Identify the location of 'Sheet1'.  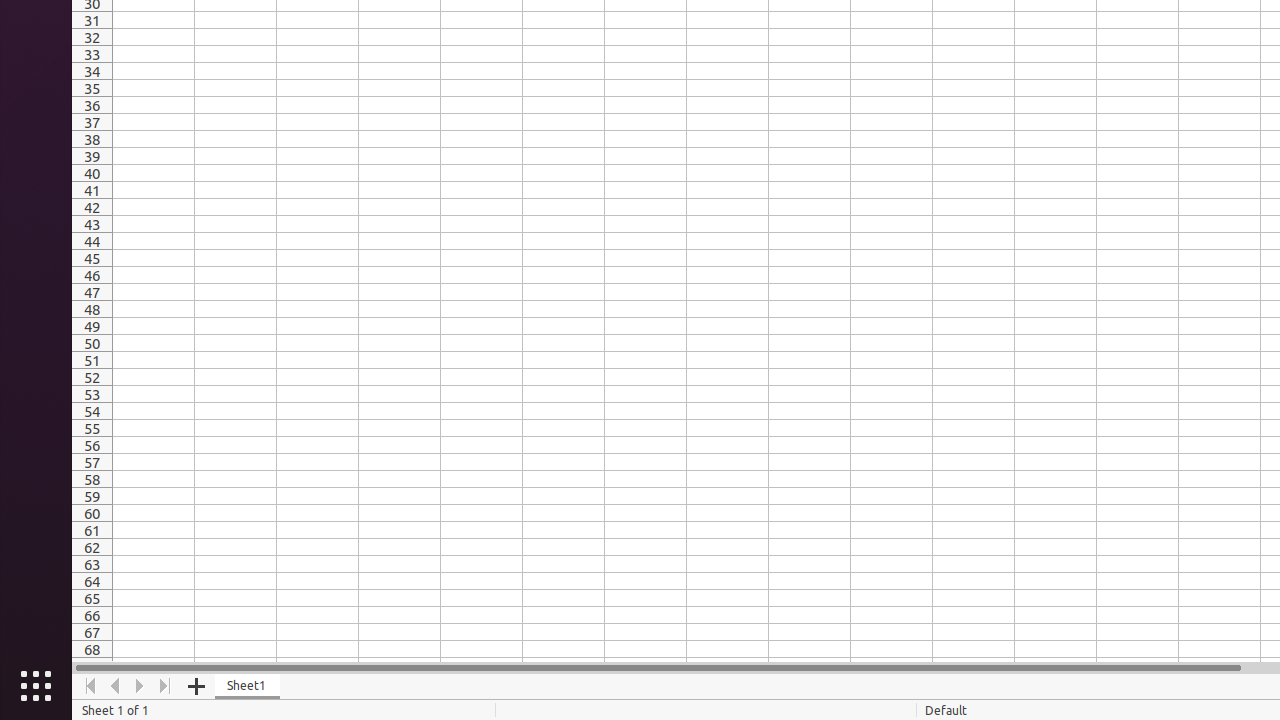
(246, 685).